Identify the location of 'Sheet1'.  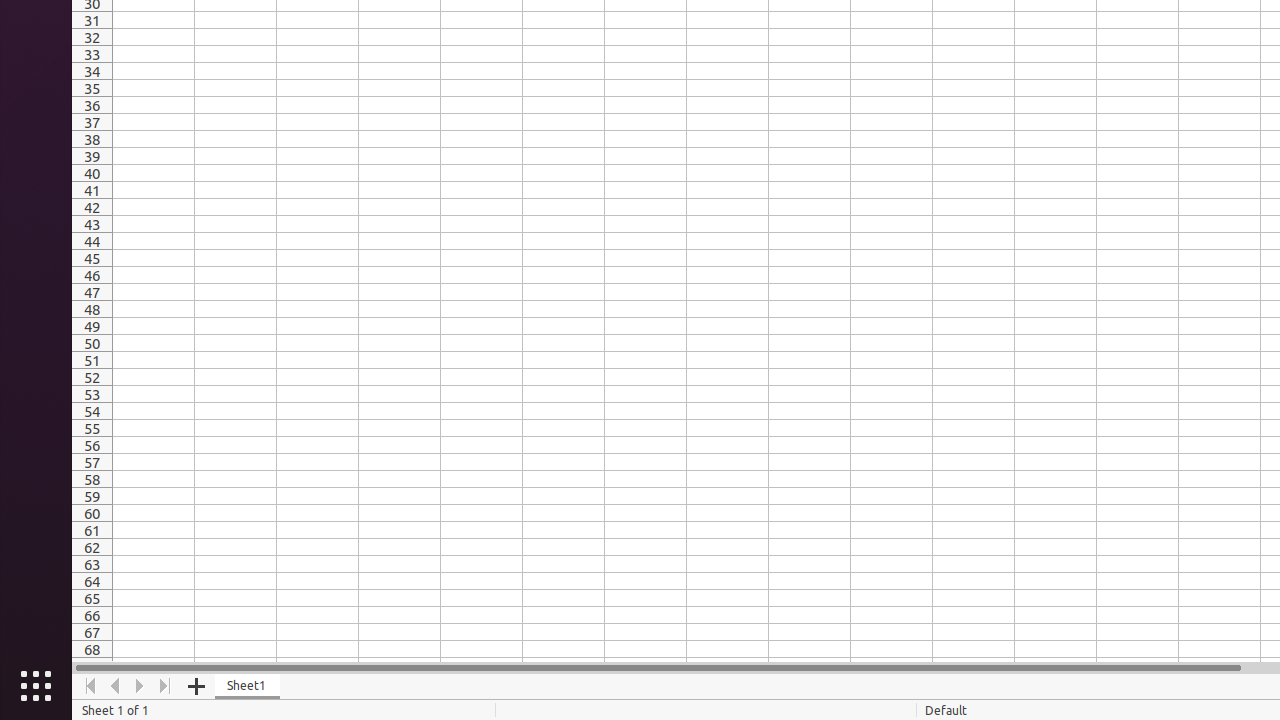
(246, 685).